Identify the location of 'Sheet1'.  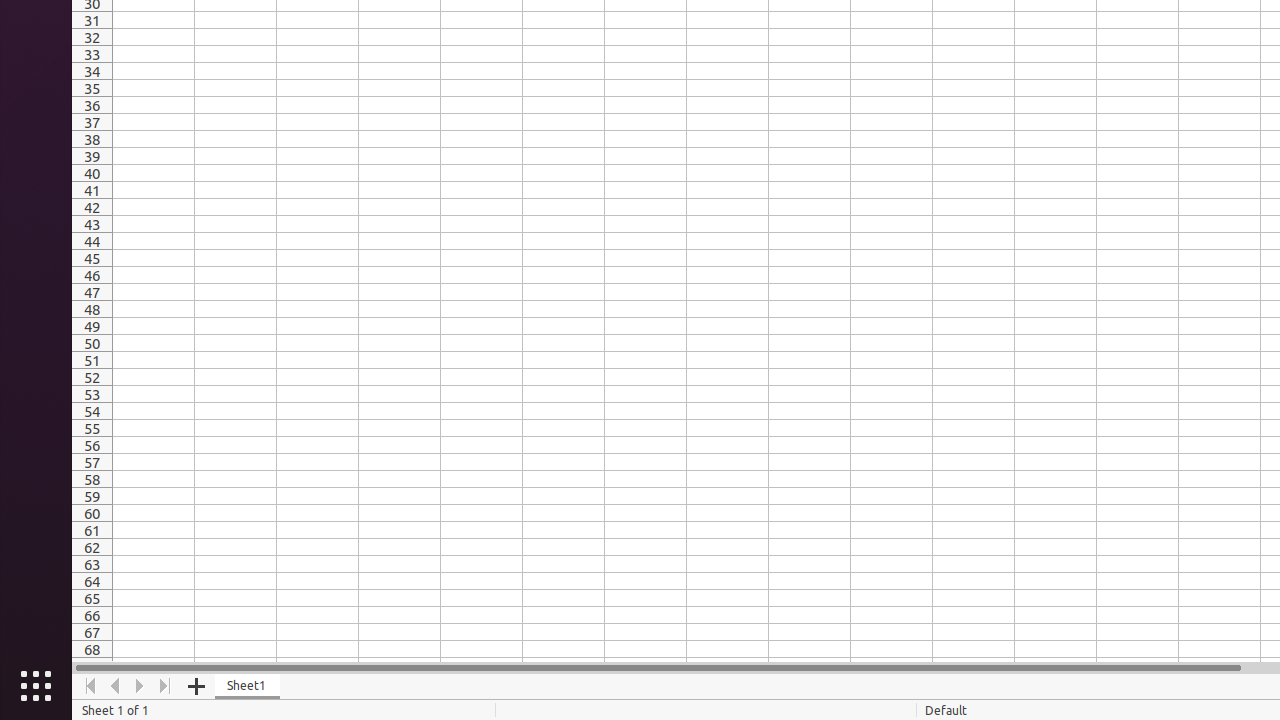
(246, 685).